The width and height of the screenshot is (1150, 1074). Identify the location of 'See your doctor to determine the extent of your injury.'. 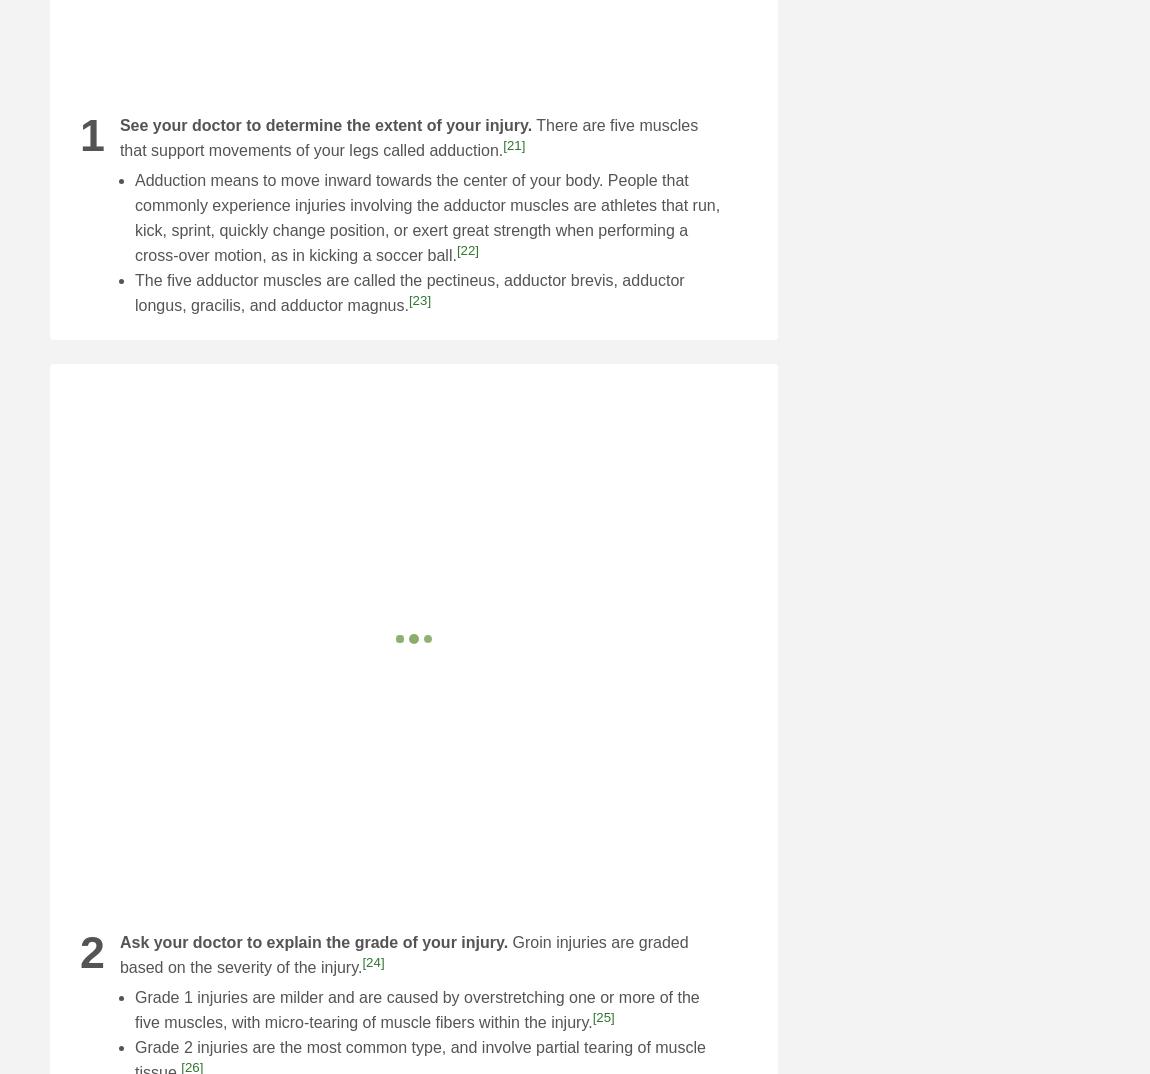
(118, 123).